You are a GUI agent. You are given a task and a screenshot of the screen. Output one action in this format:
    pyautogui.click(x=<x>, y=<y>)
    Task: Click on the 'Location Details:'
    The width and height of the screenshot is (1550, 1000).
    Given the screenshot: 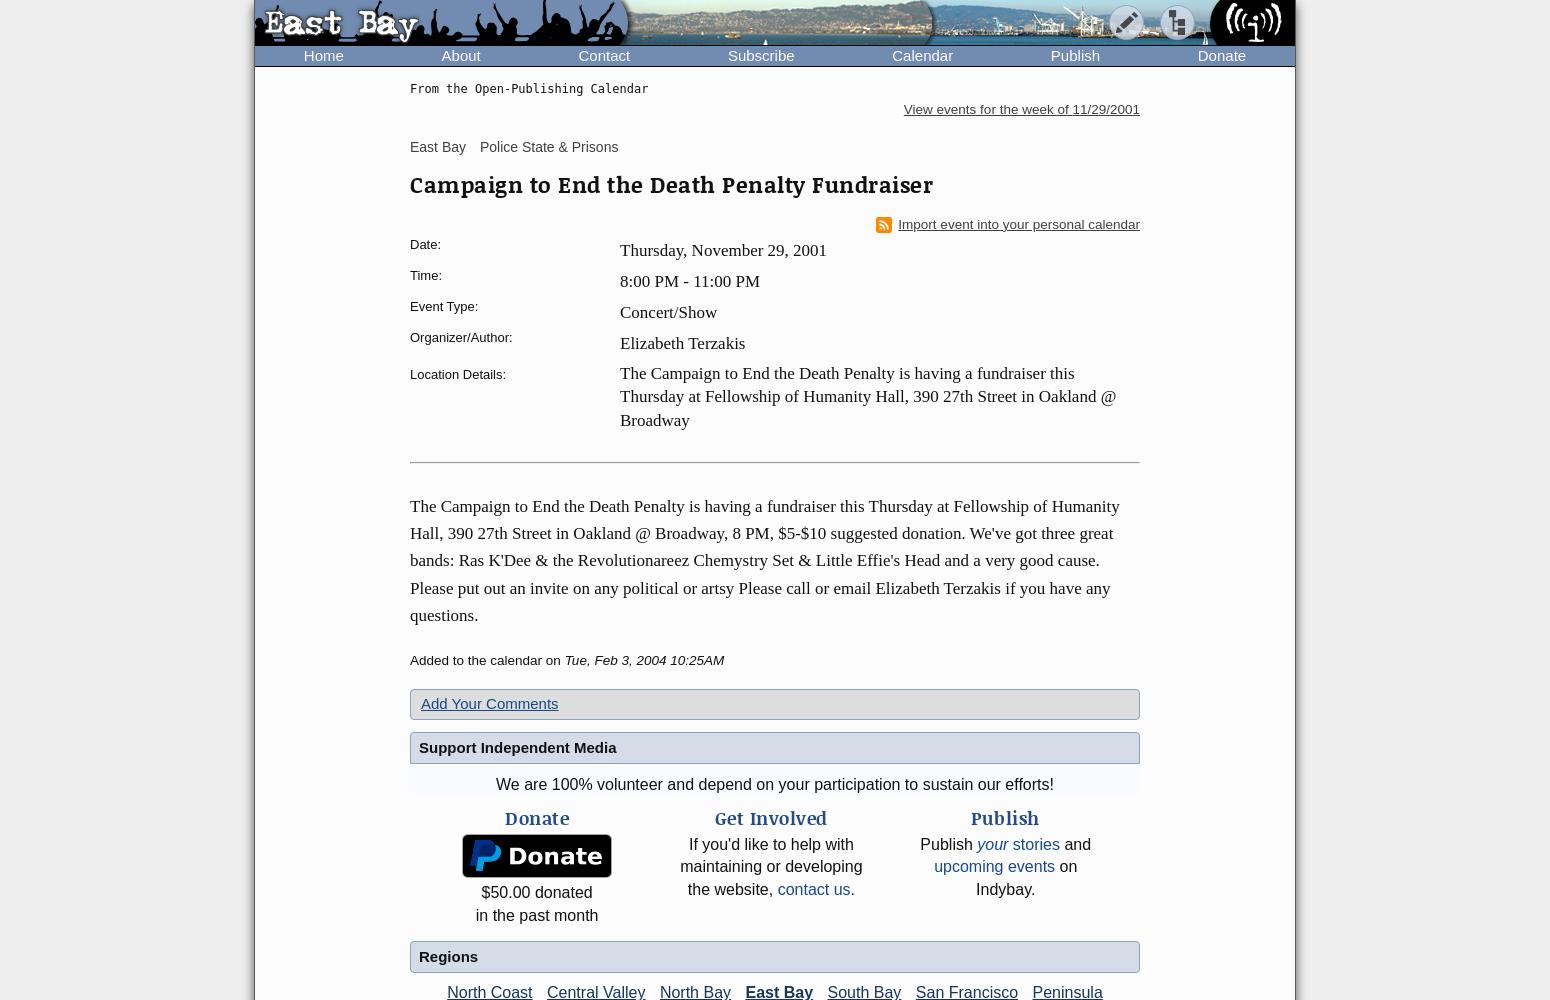 What is the action you would take?
    pyautogui.click(x=458, y=372)
    